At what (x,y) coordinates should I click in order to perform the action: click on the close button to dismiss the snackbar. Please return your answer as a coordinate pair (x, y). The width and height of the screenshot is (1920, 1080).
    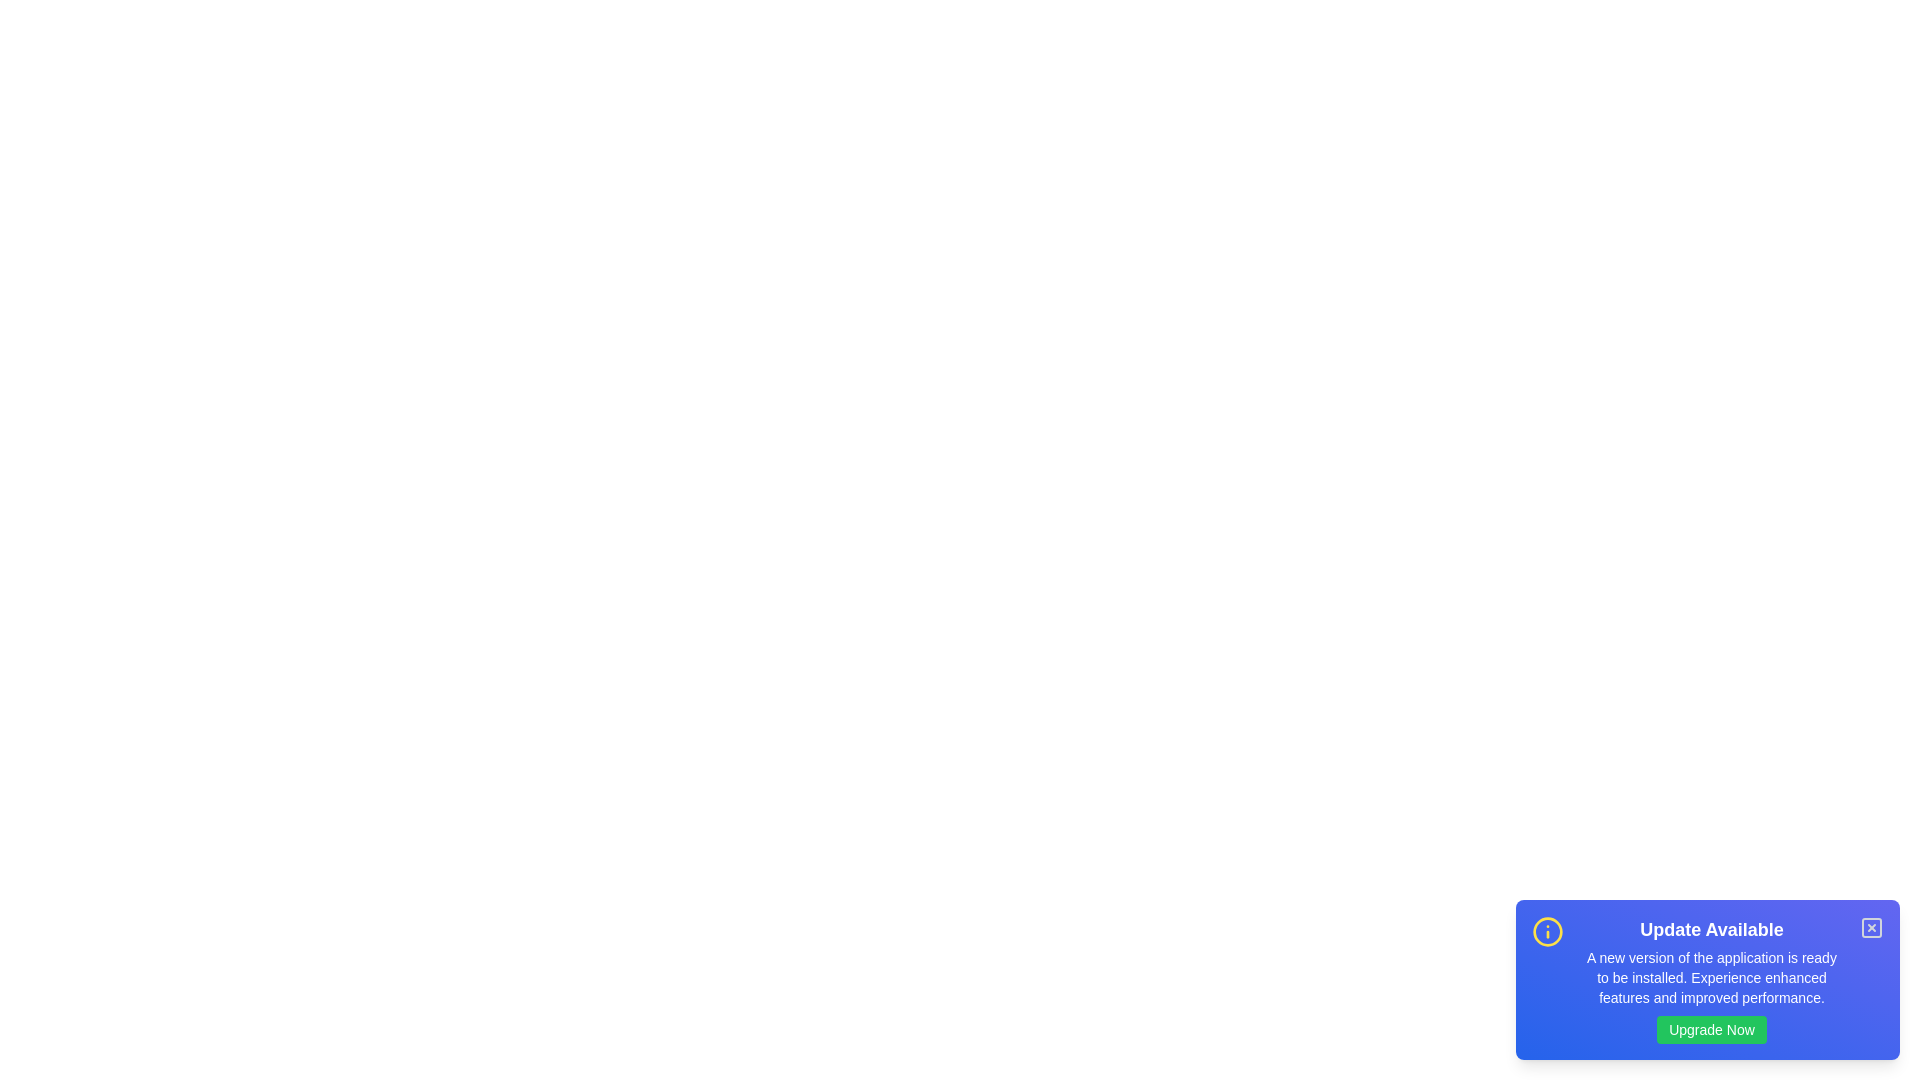
    Looking at the image, I should click on (1871, 928).